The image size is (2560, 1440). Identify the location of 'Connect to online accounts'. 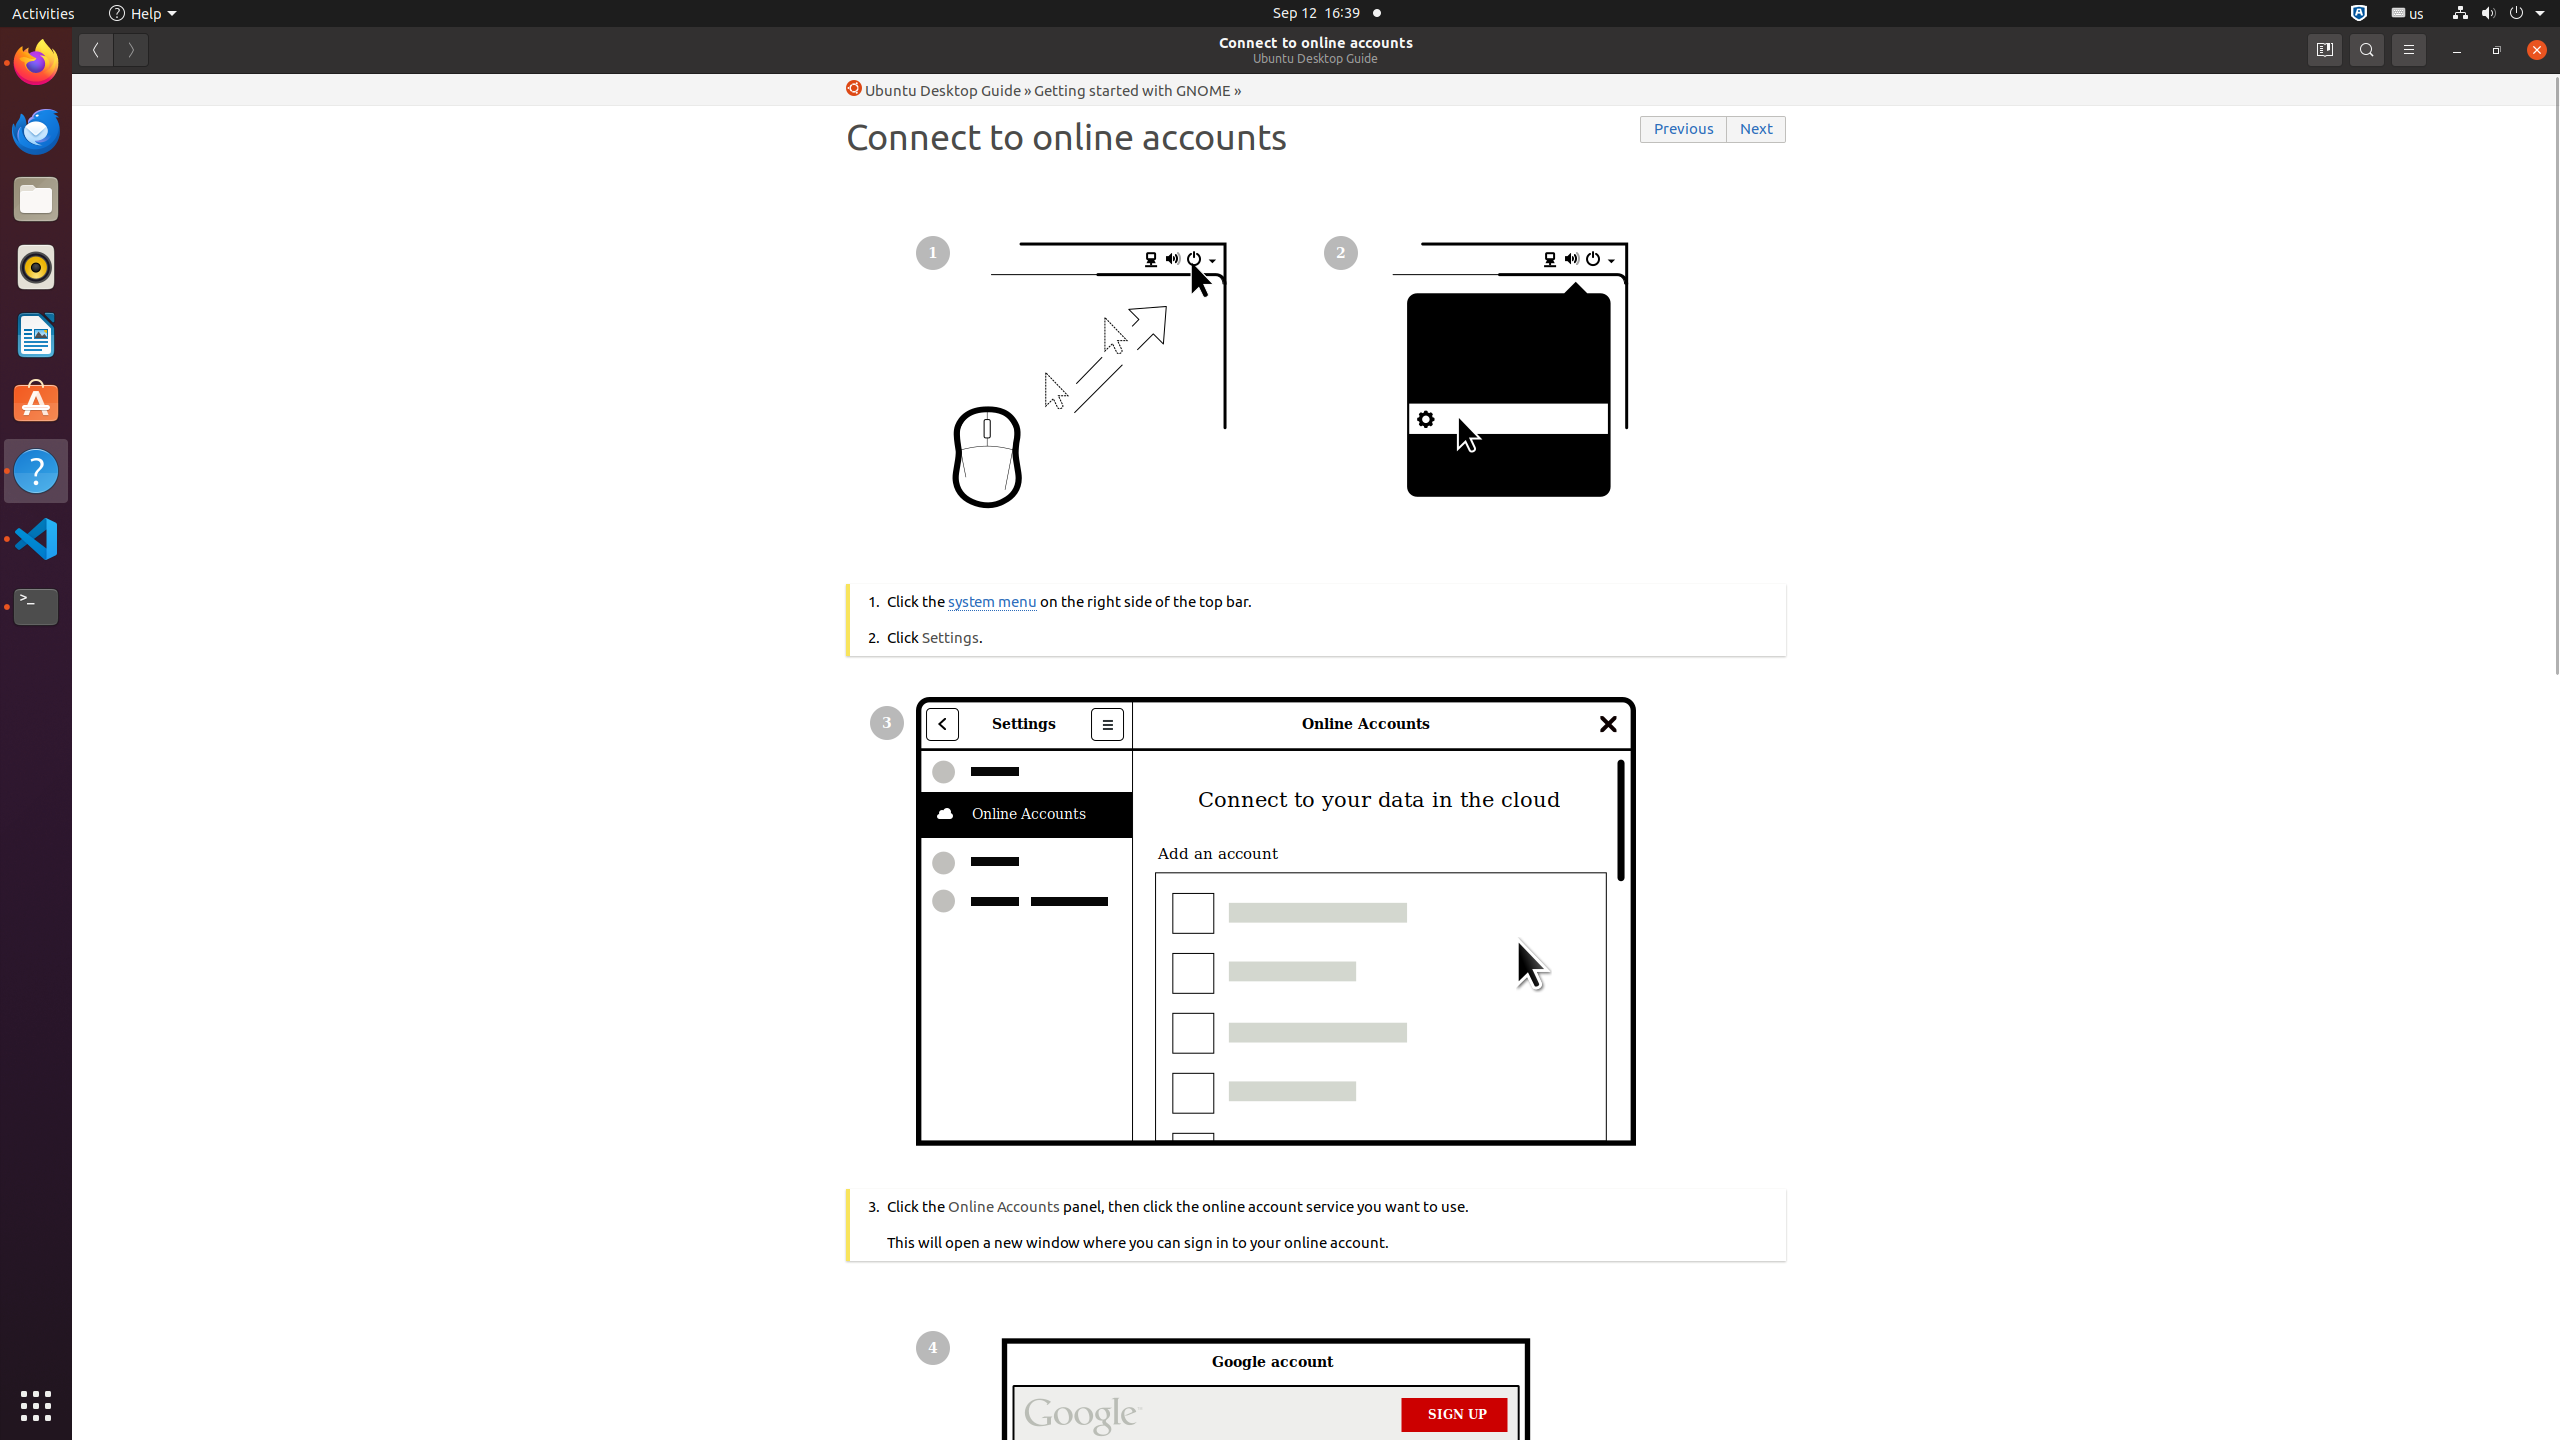
(1316, 42).